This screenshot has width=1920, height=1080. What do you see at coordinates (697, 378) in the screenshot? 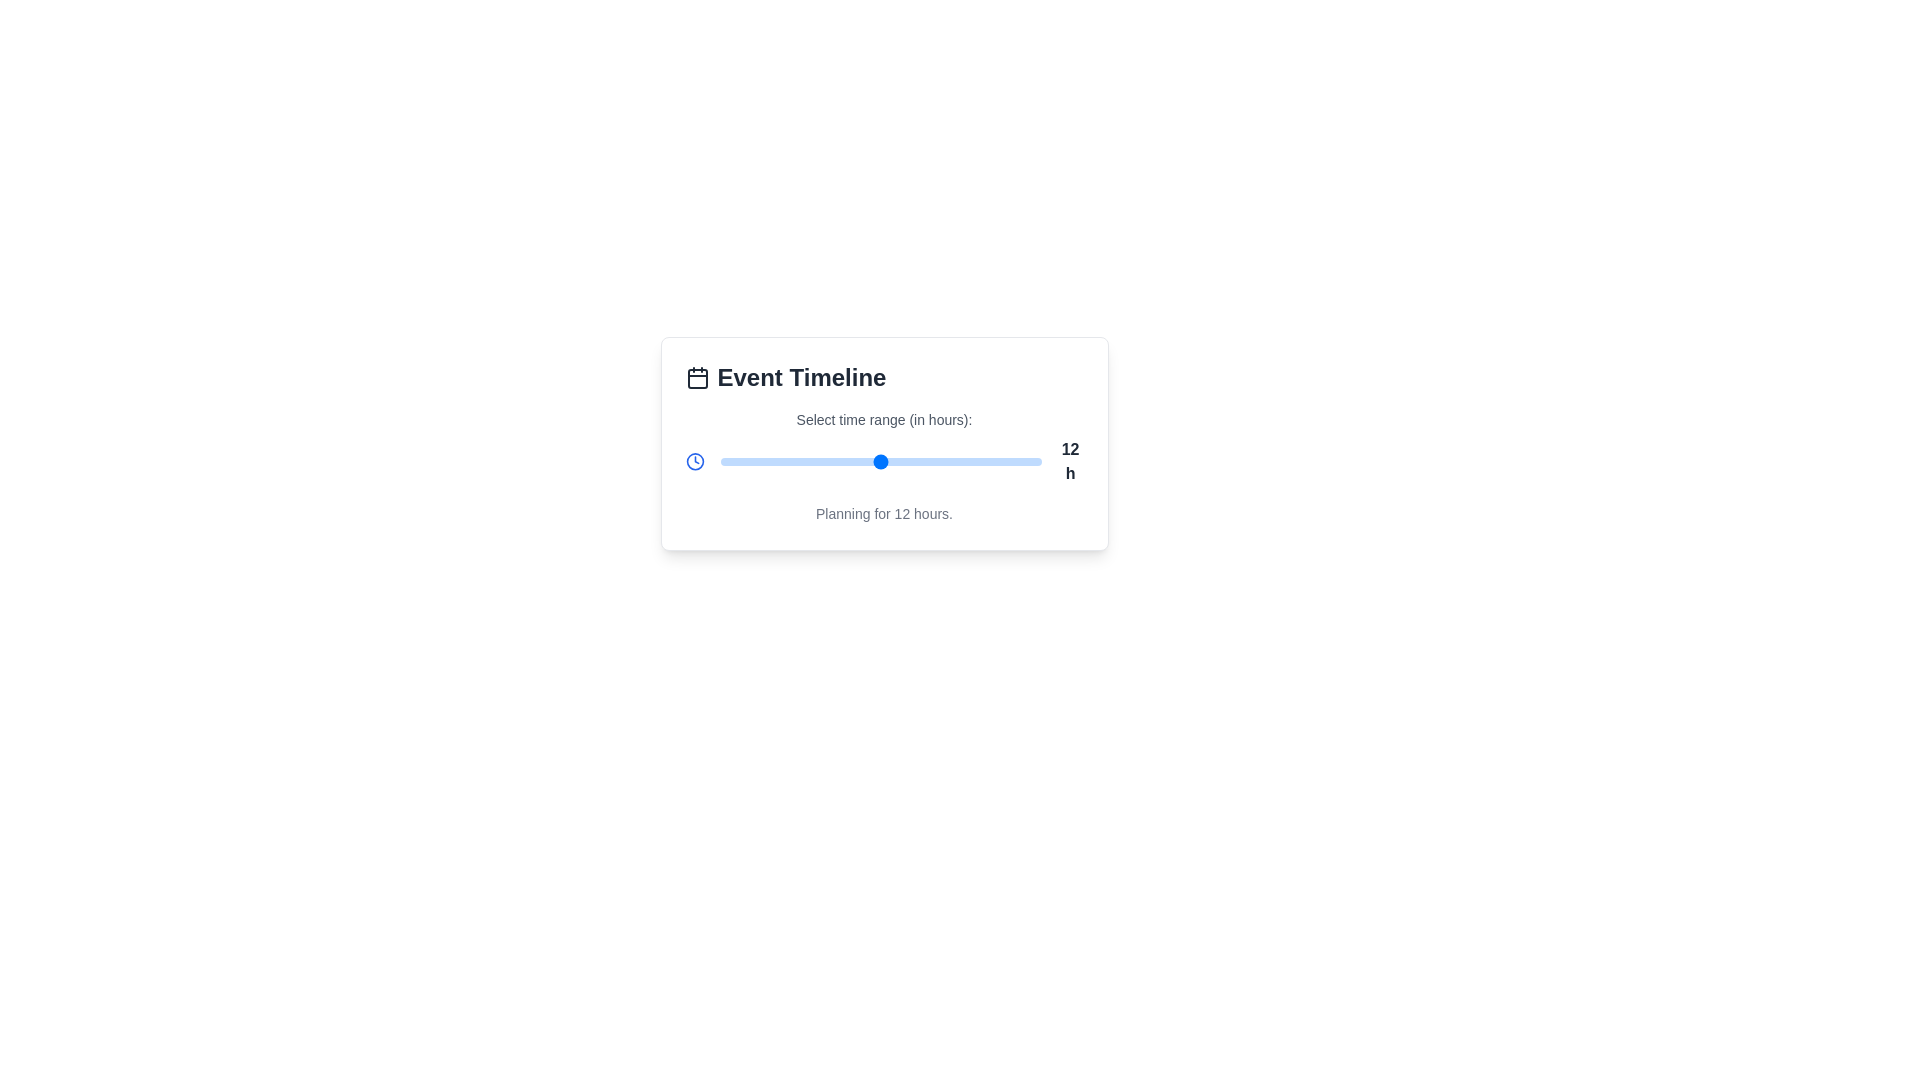
I see `the central graphical icon representing a calendar day, which is positioned beneath the horizontal line in the calendar icon` at bounding box center [697, 378].